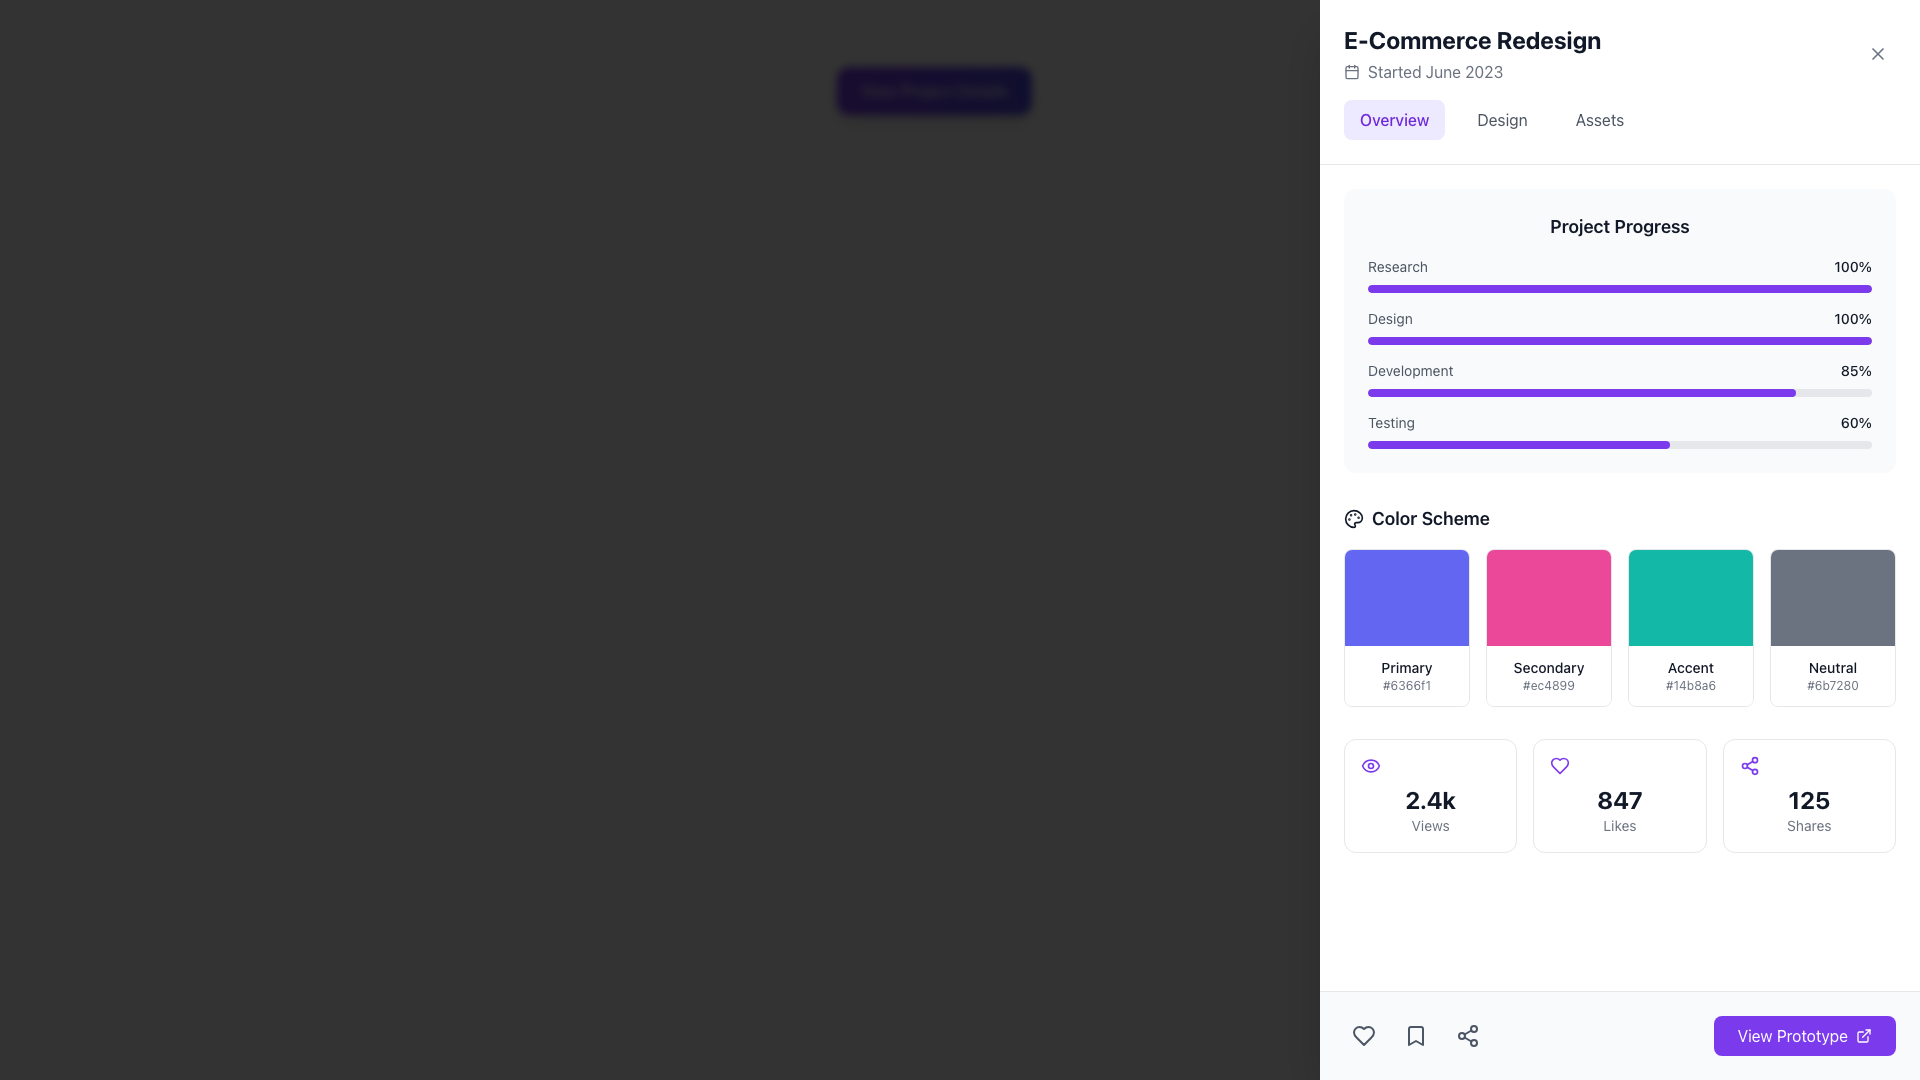  What do you see at coordinates (1429, 798) in the screenshot?
I see `the text label displaying '2.4k' which is a bold, large-sized dark gray font metric indicating Views, positioned centrally in the lower right column of the interface` at bounding box center [1429, 798].